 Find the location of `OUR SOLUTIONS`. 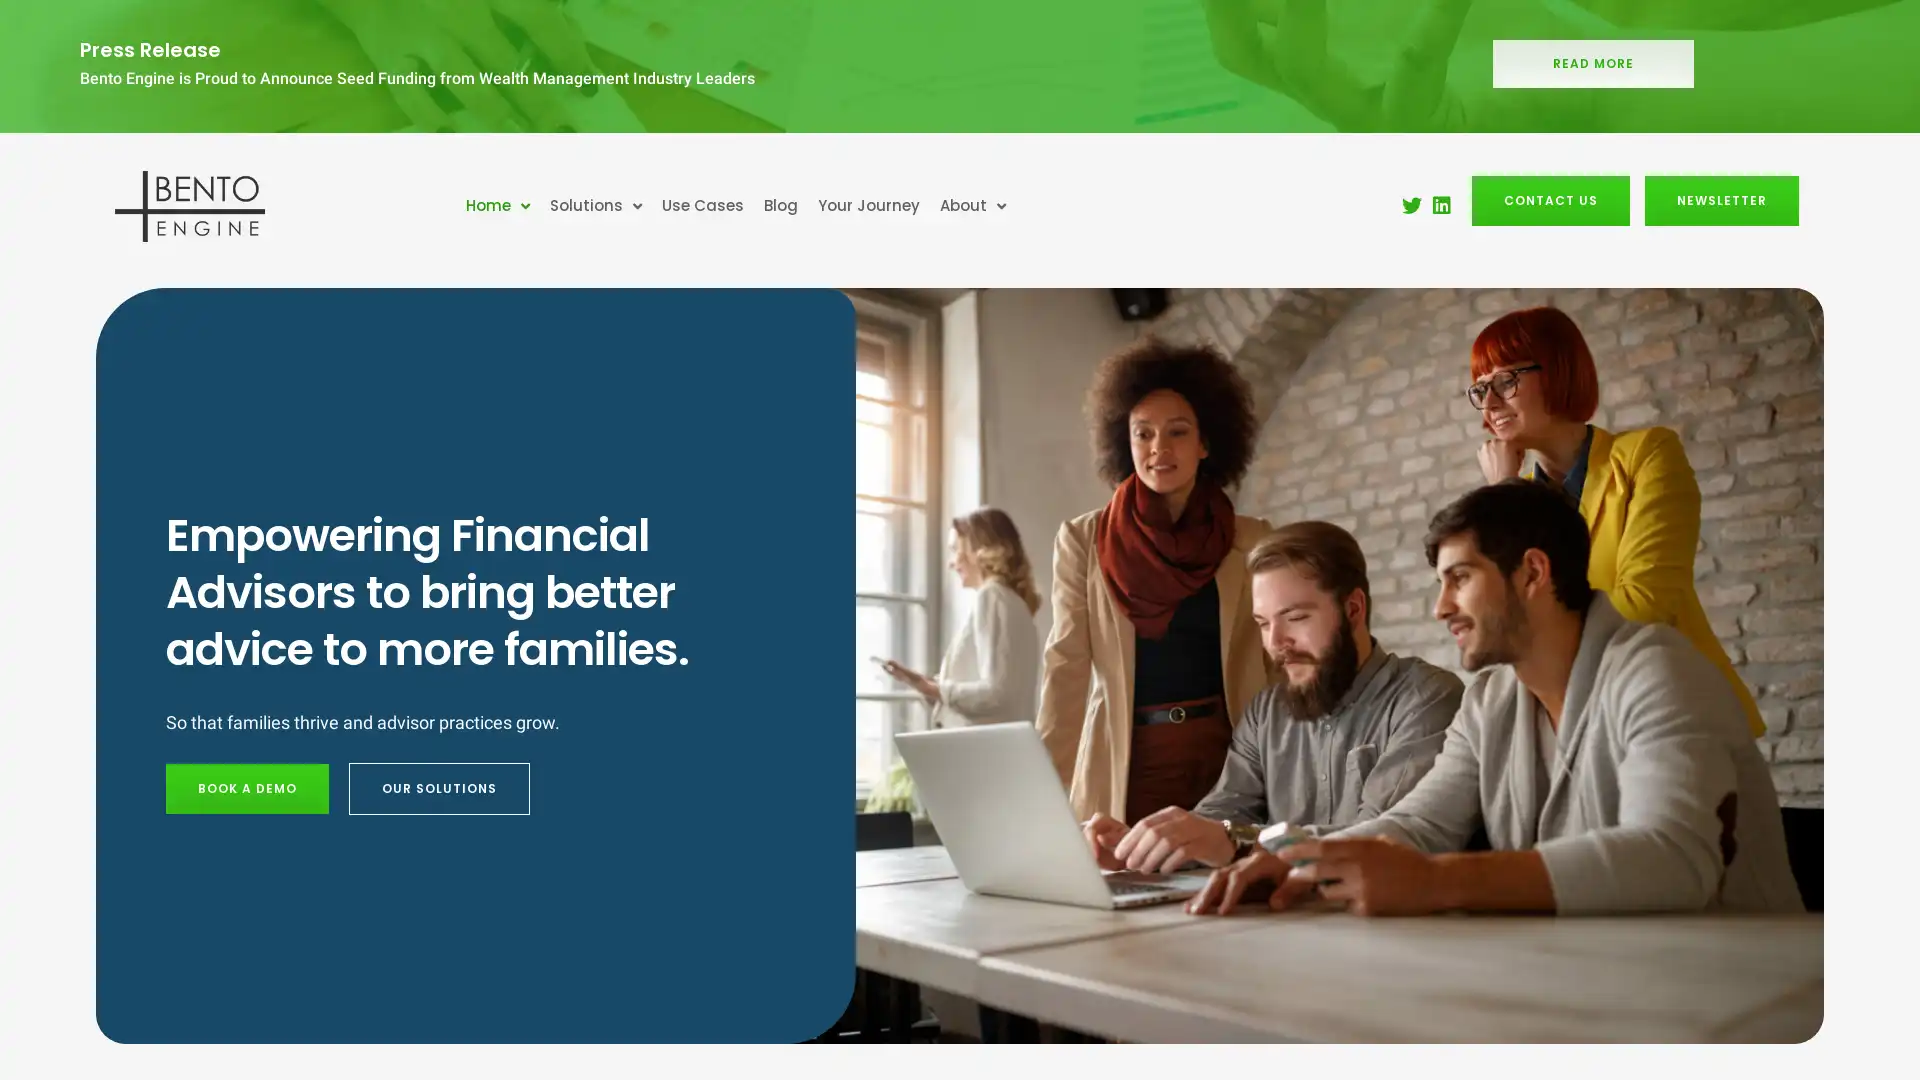

OUR SOLUTIONS is located at coordinates (438, 788).